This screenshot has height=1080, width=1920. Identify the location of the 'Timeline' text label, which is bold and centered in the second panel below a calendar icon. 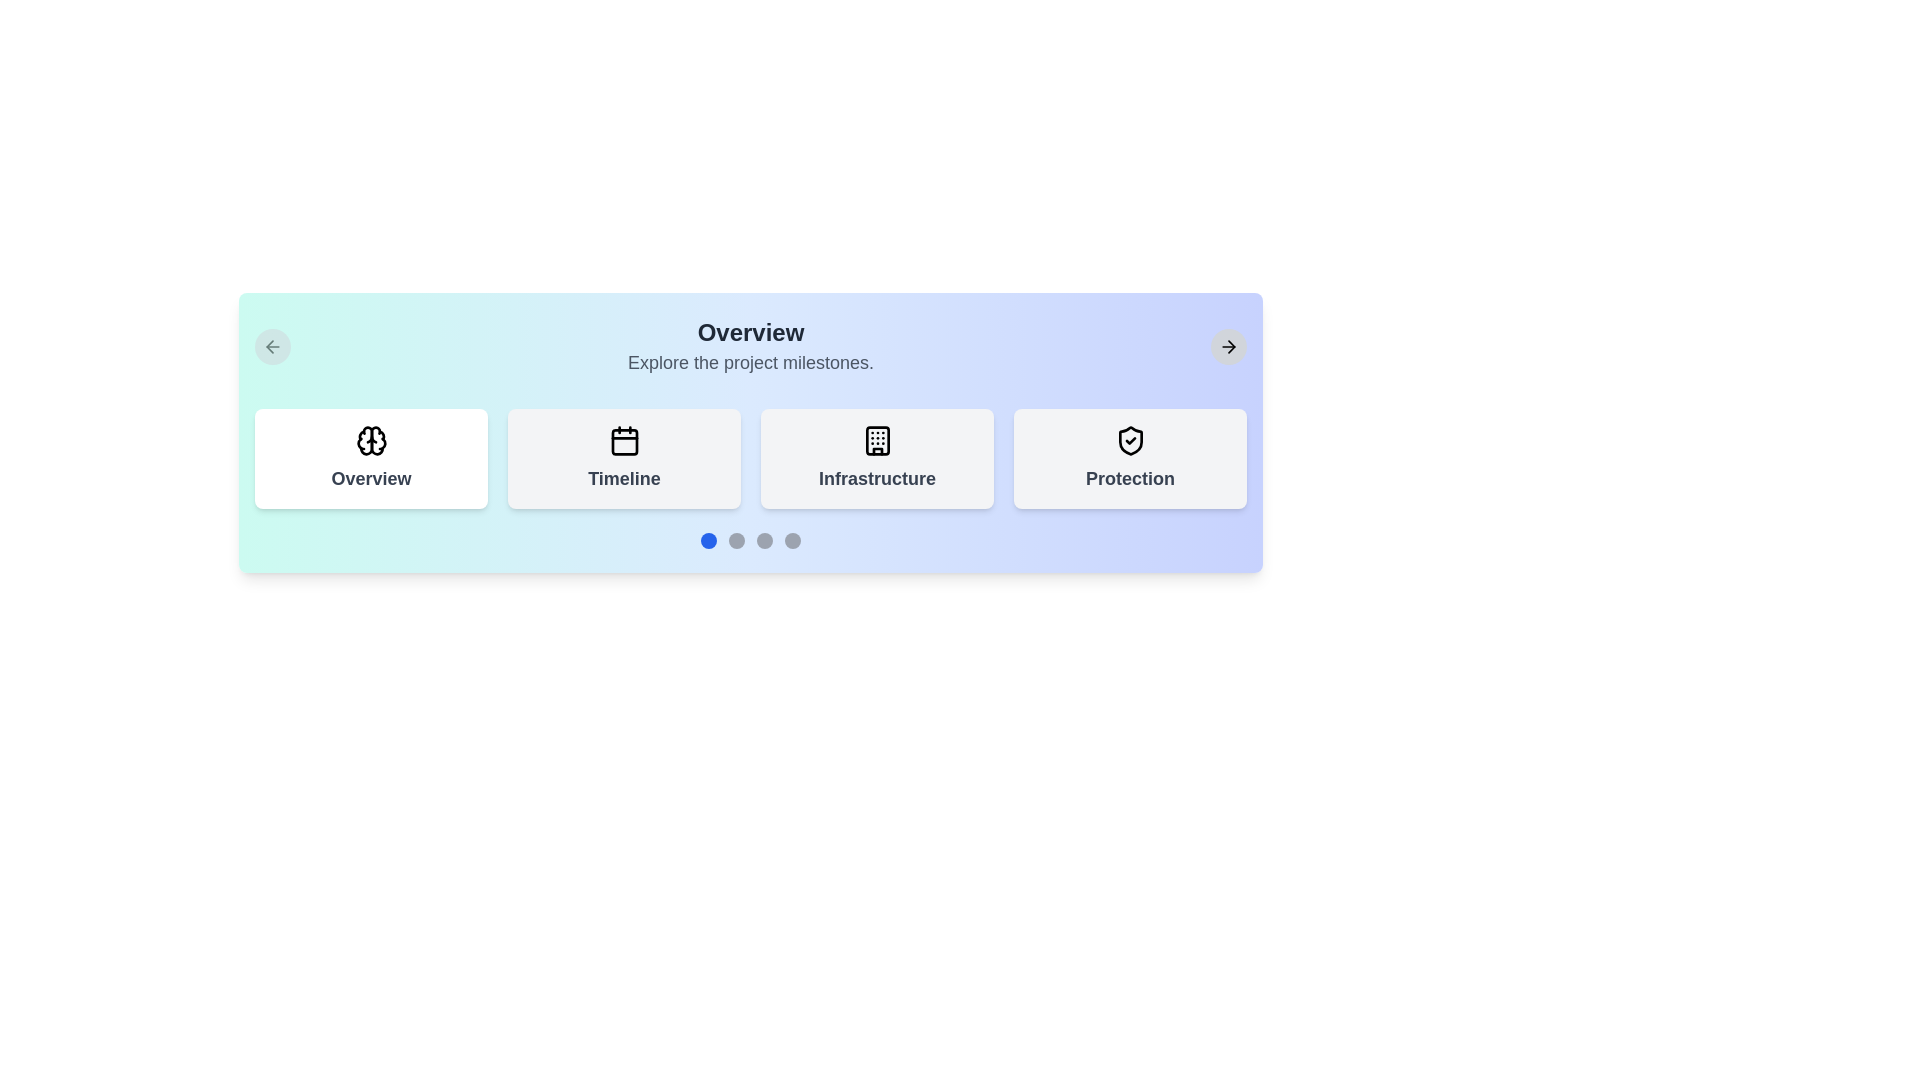
(623, 478).